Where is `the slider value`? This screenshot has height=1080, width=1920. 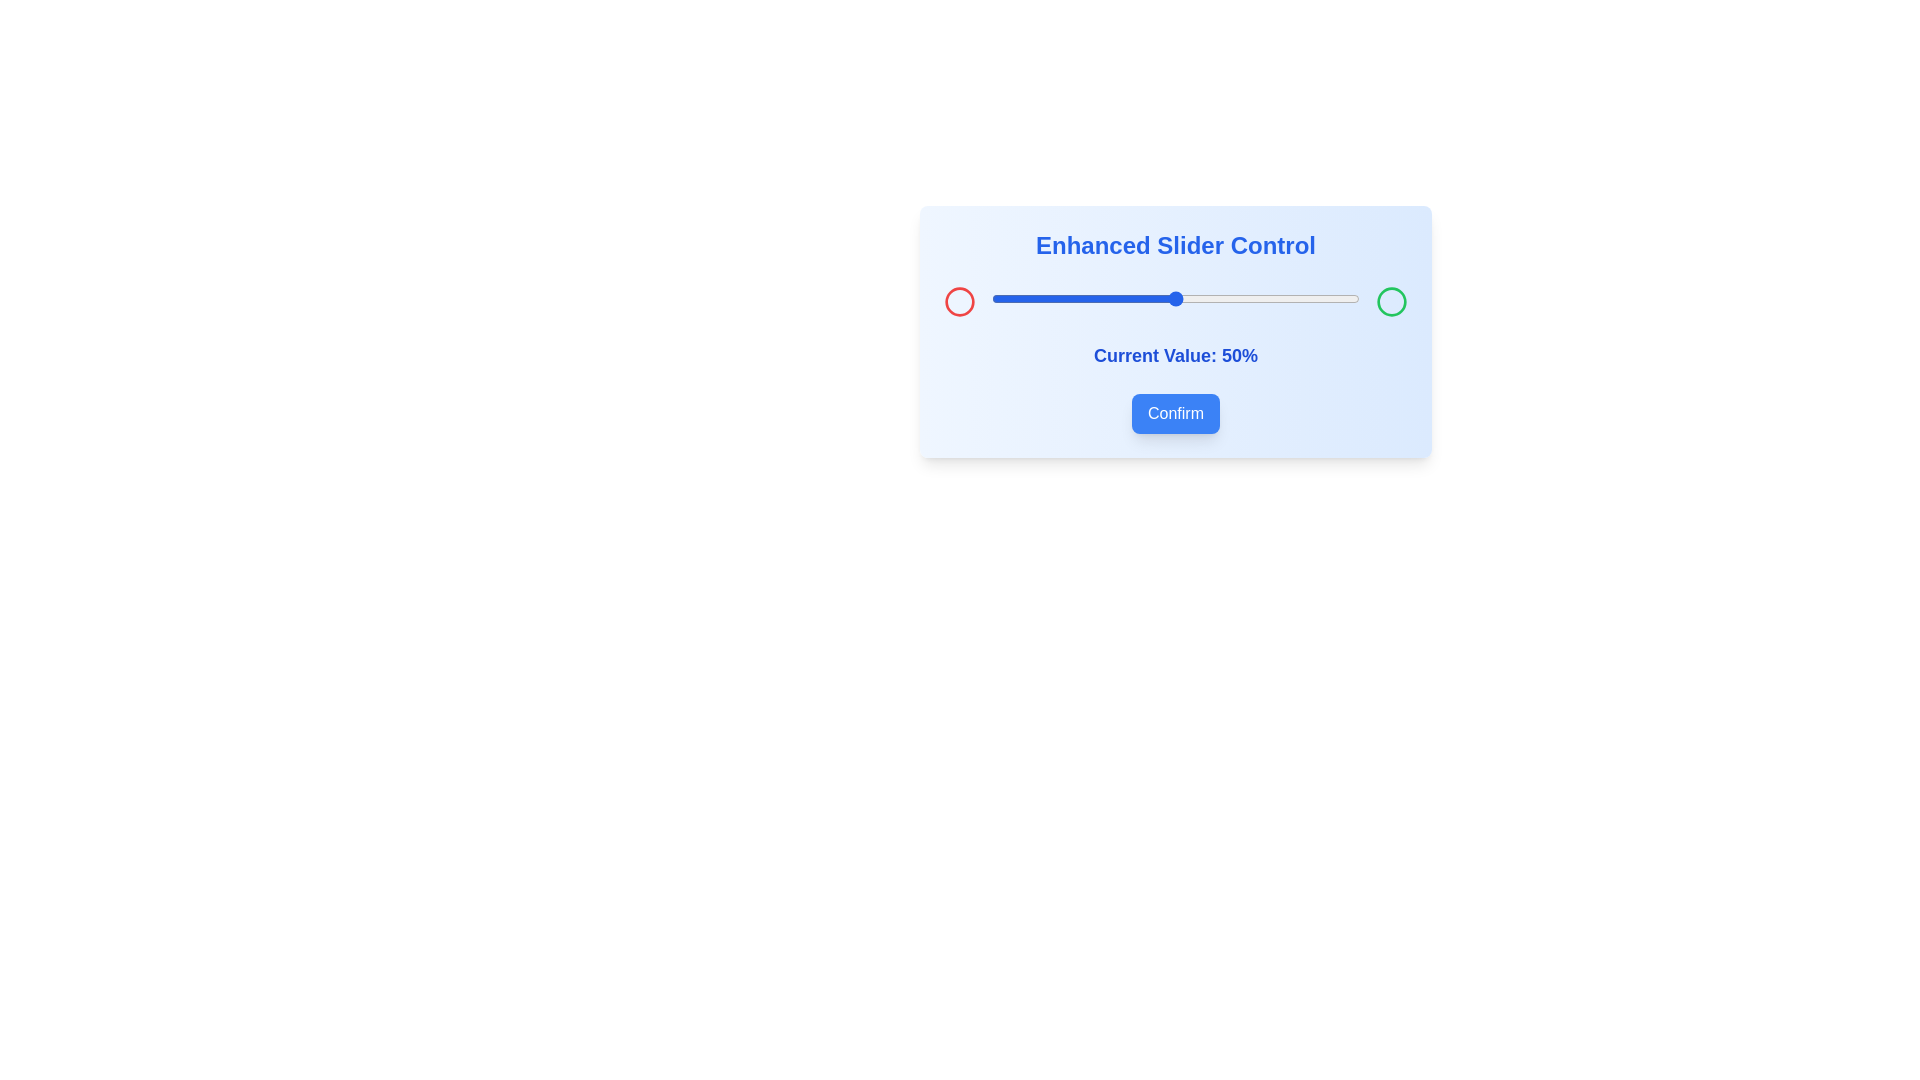 the slider value is located at coordinates (1046, 299).